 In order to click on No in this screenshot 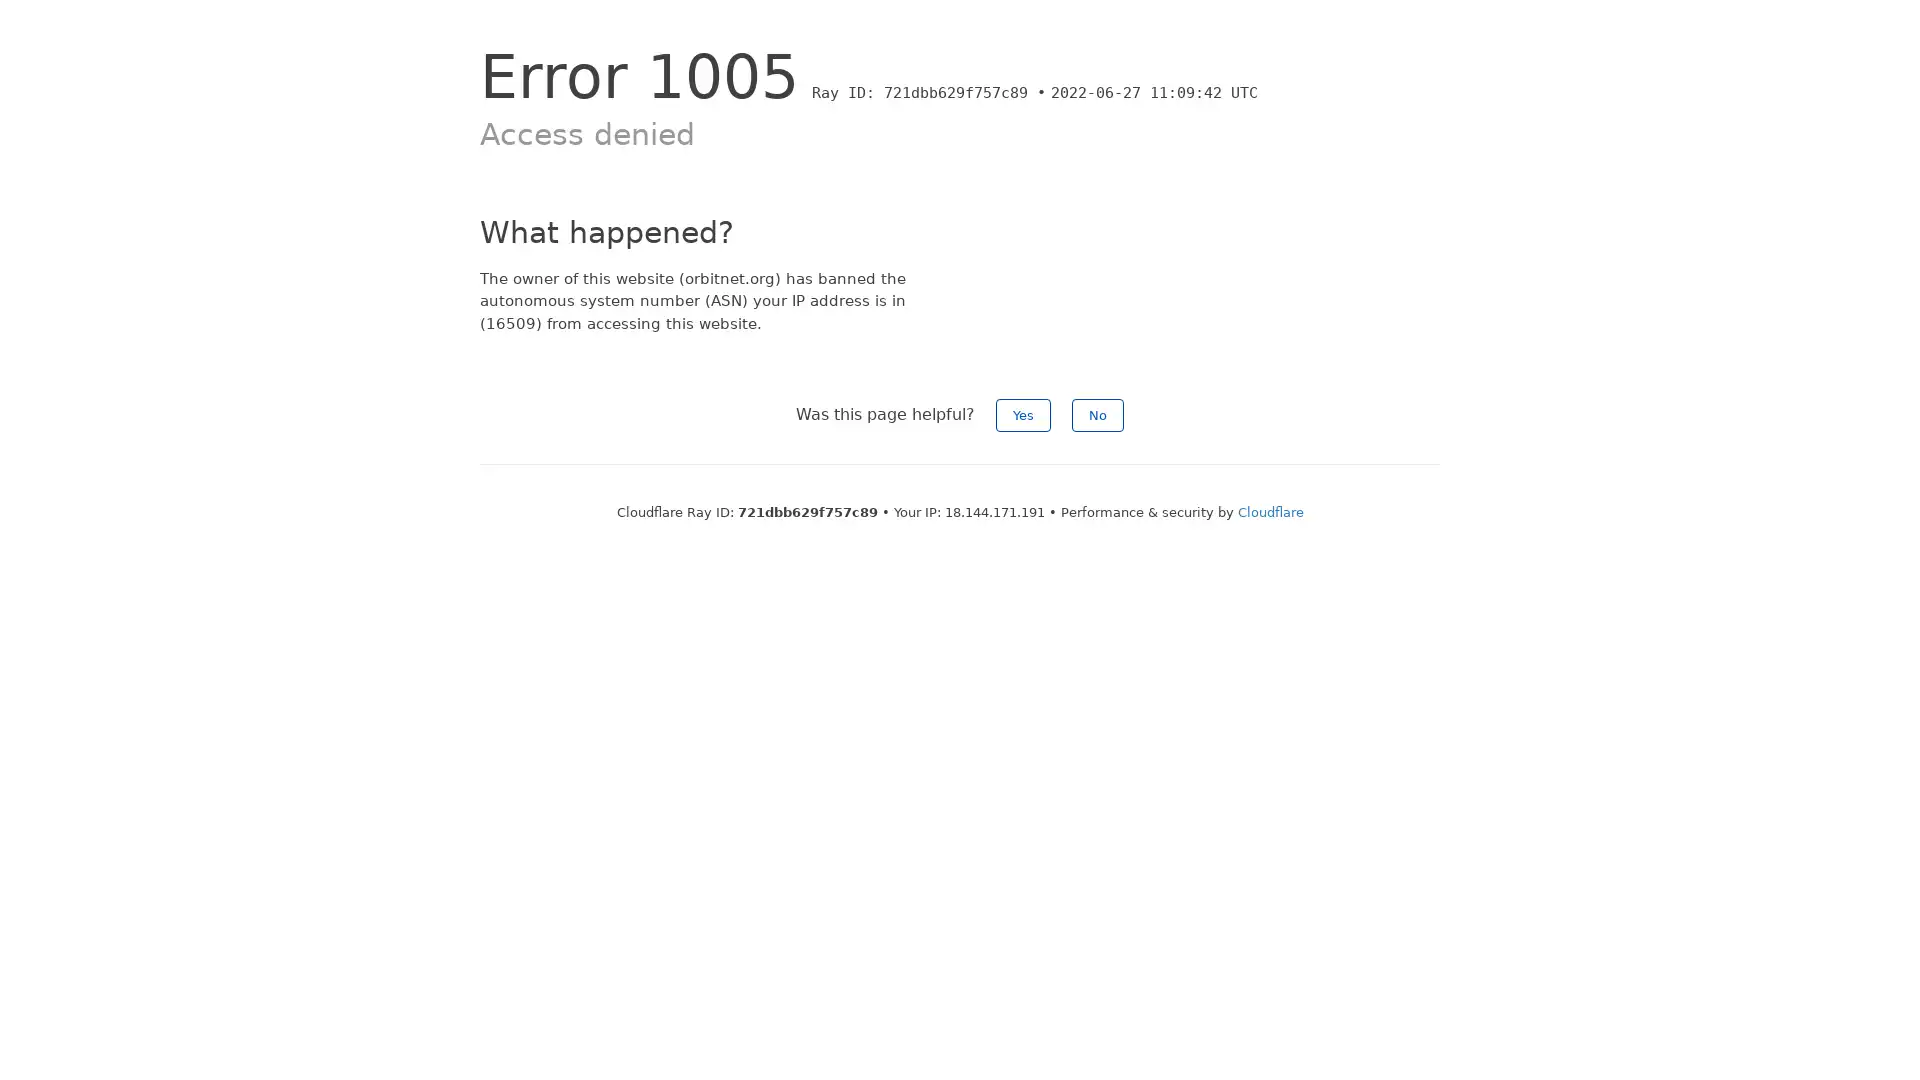, I will do `click(1097, 414)`.